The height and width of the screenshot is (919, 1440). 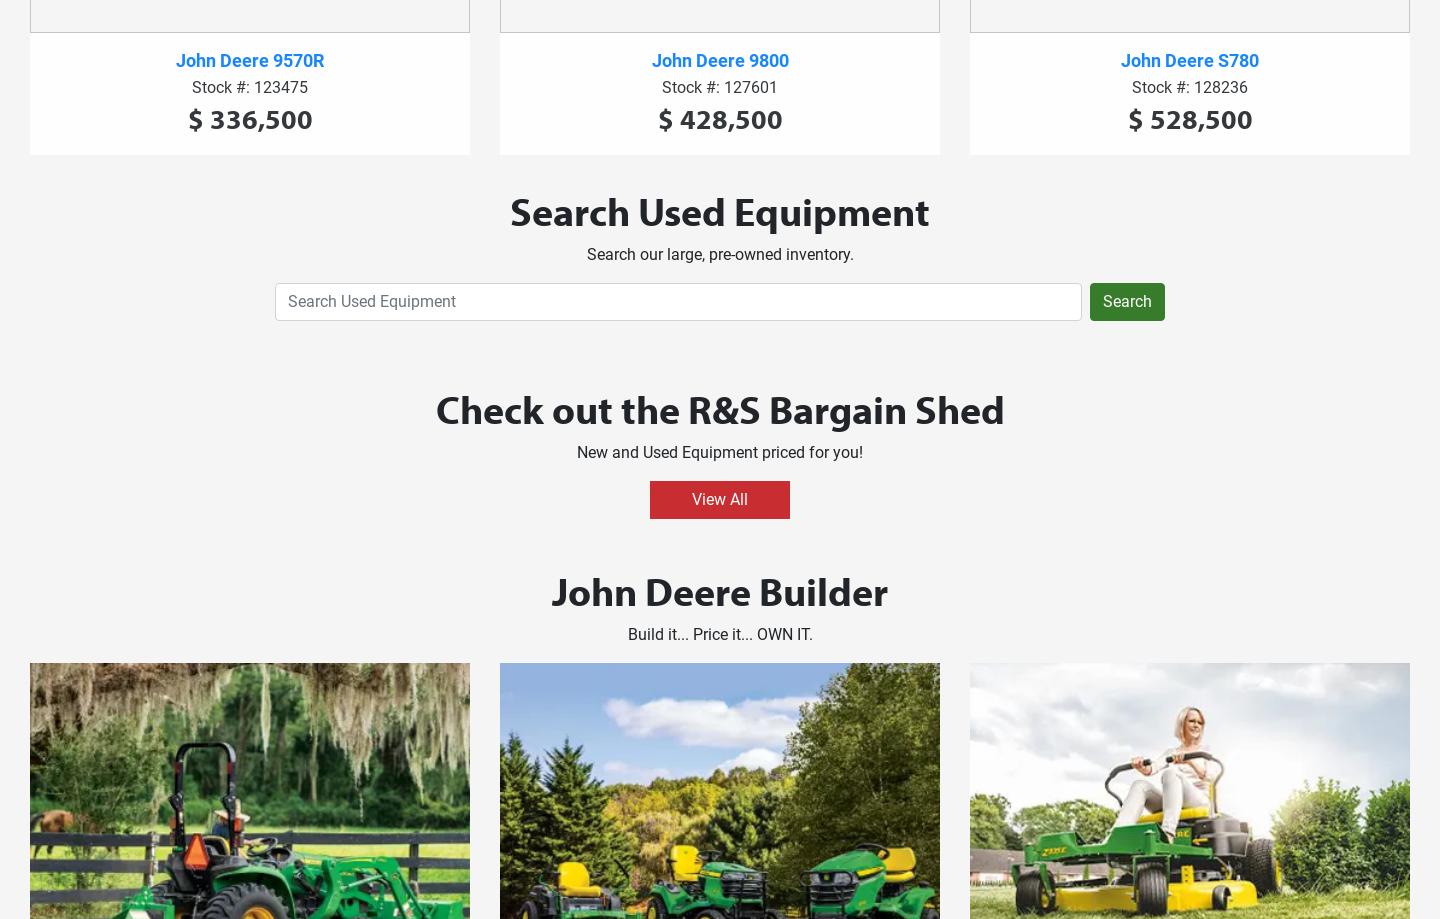 I want to click on 'Search our large, pre-owned inventory.', so click(x=719, y=254).